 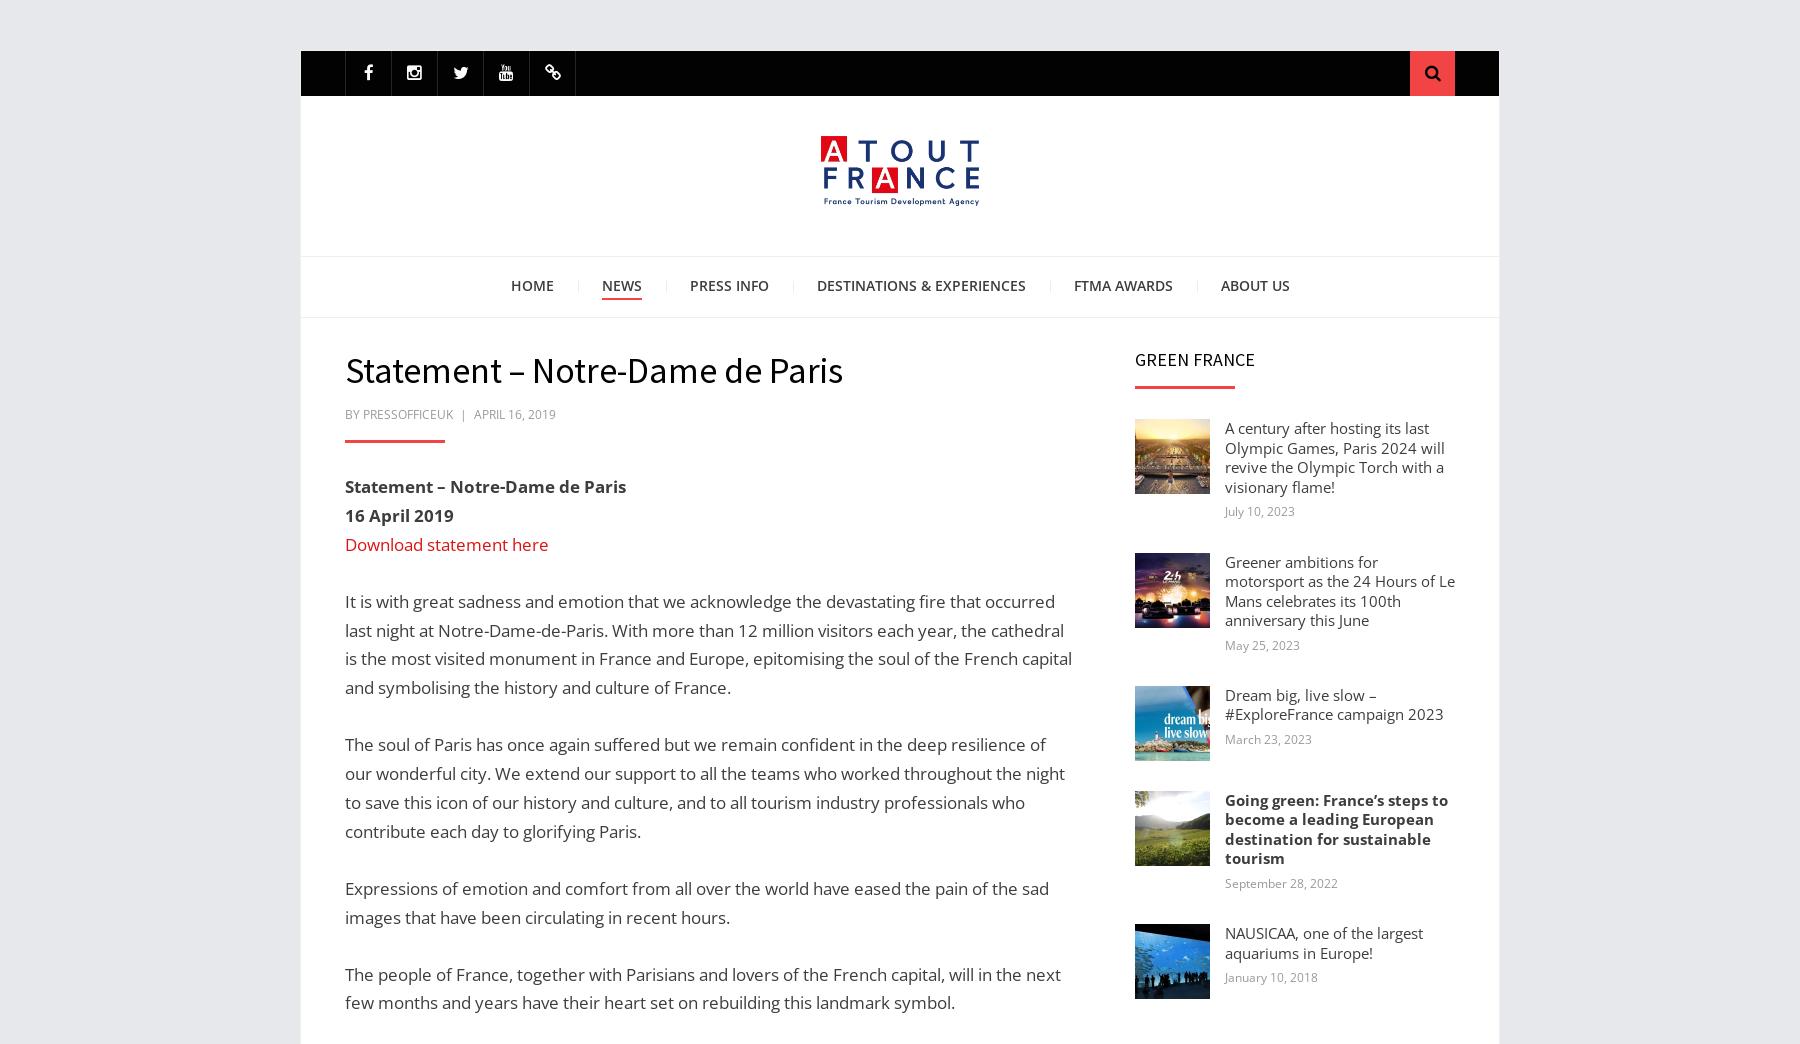 I want to click on 'The people of France, together with Parisians and lovers of the French capital, will in the next few months and years have their heart set on rebuilding this landmark symbol.', so click(x=345, y=988).